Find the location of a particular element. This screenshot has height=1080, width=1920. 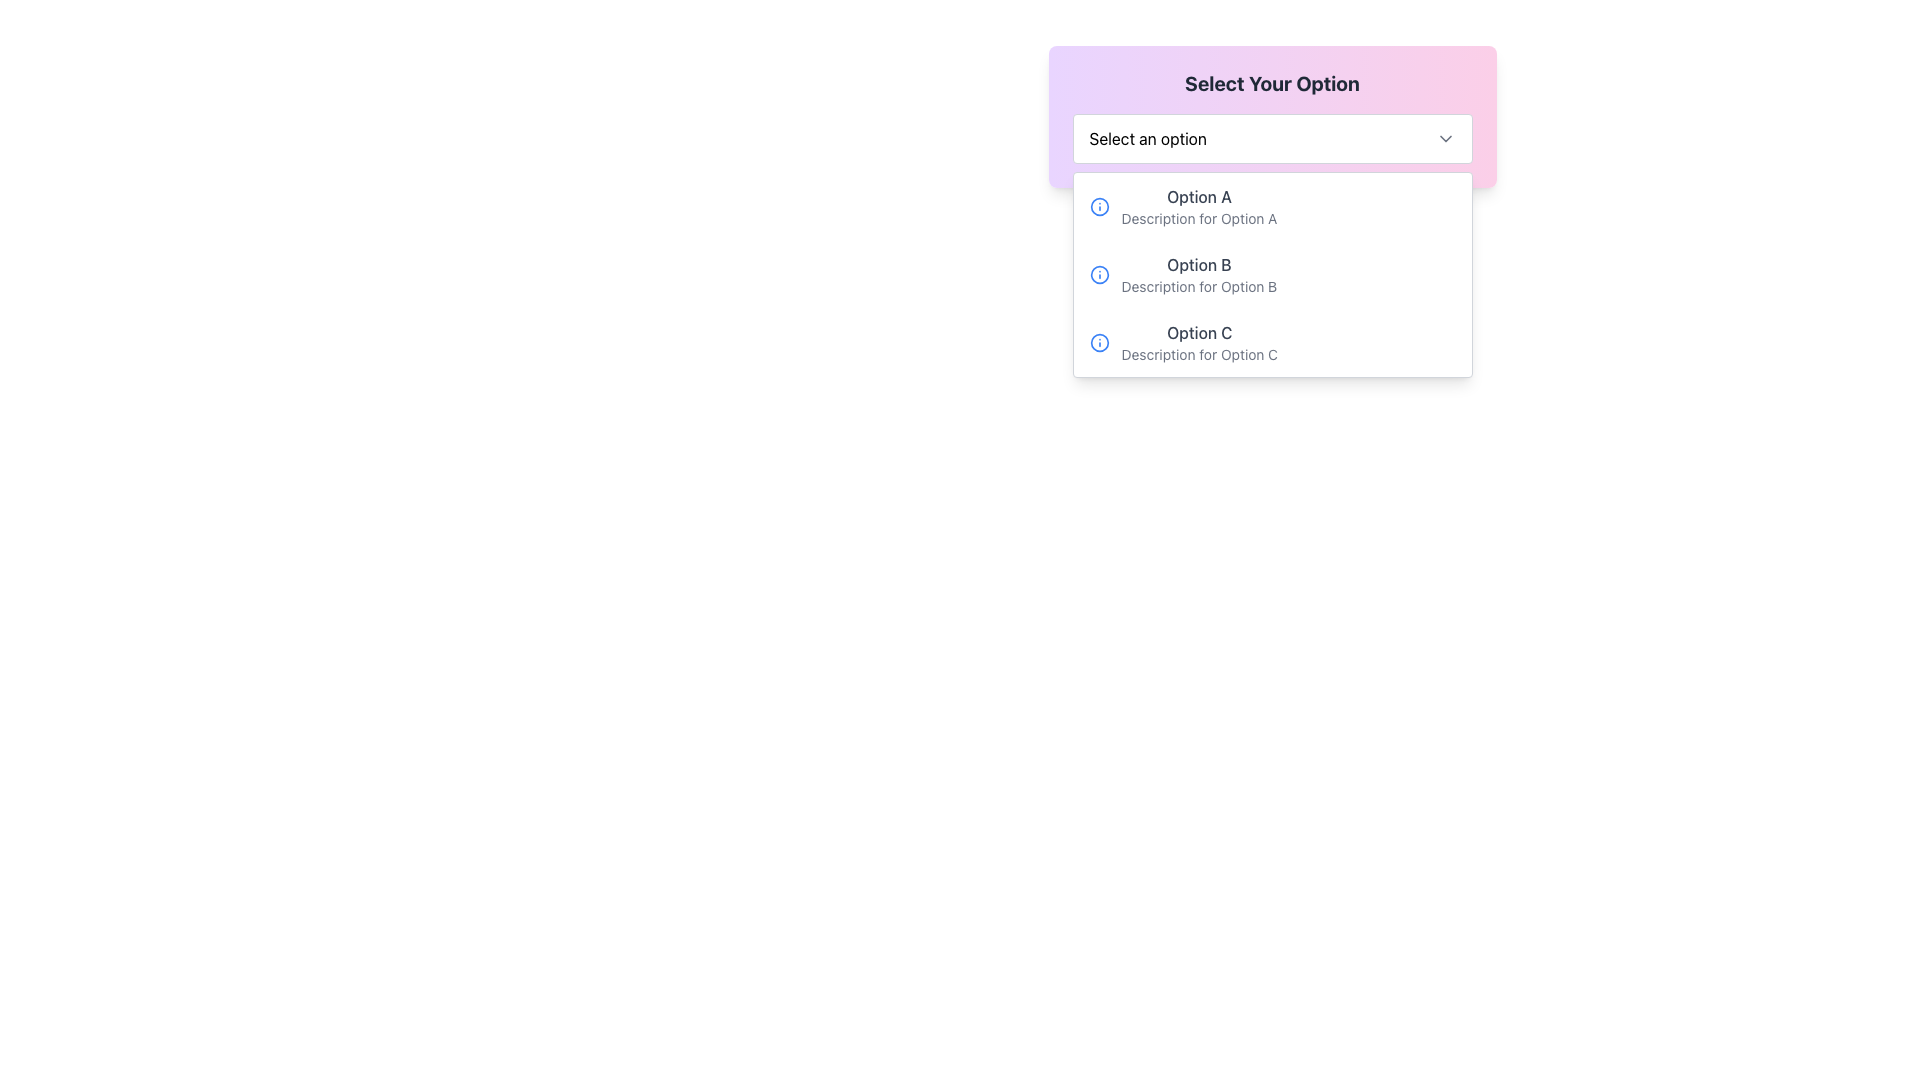

the first selectable choice in the dropdown menu, which is located at the top of the list below the menu's label and currently selected value is located at coordinates (1199, 207).